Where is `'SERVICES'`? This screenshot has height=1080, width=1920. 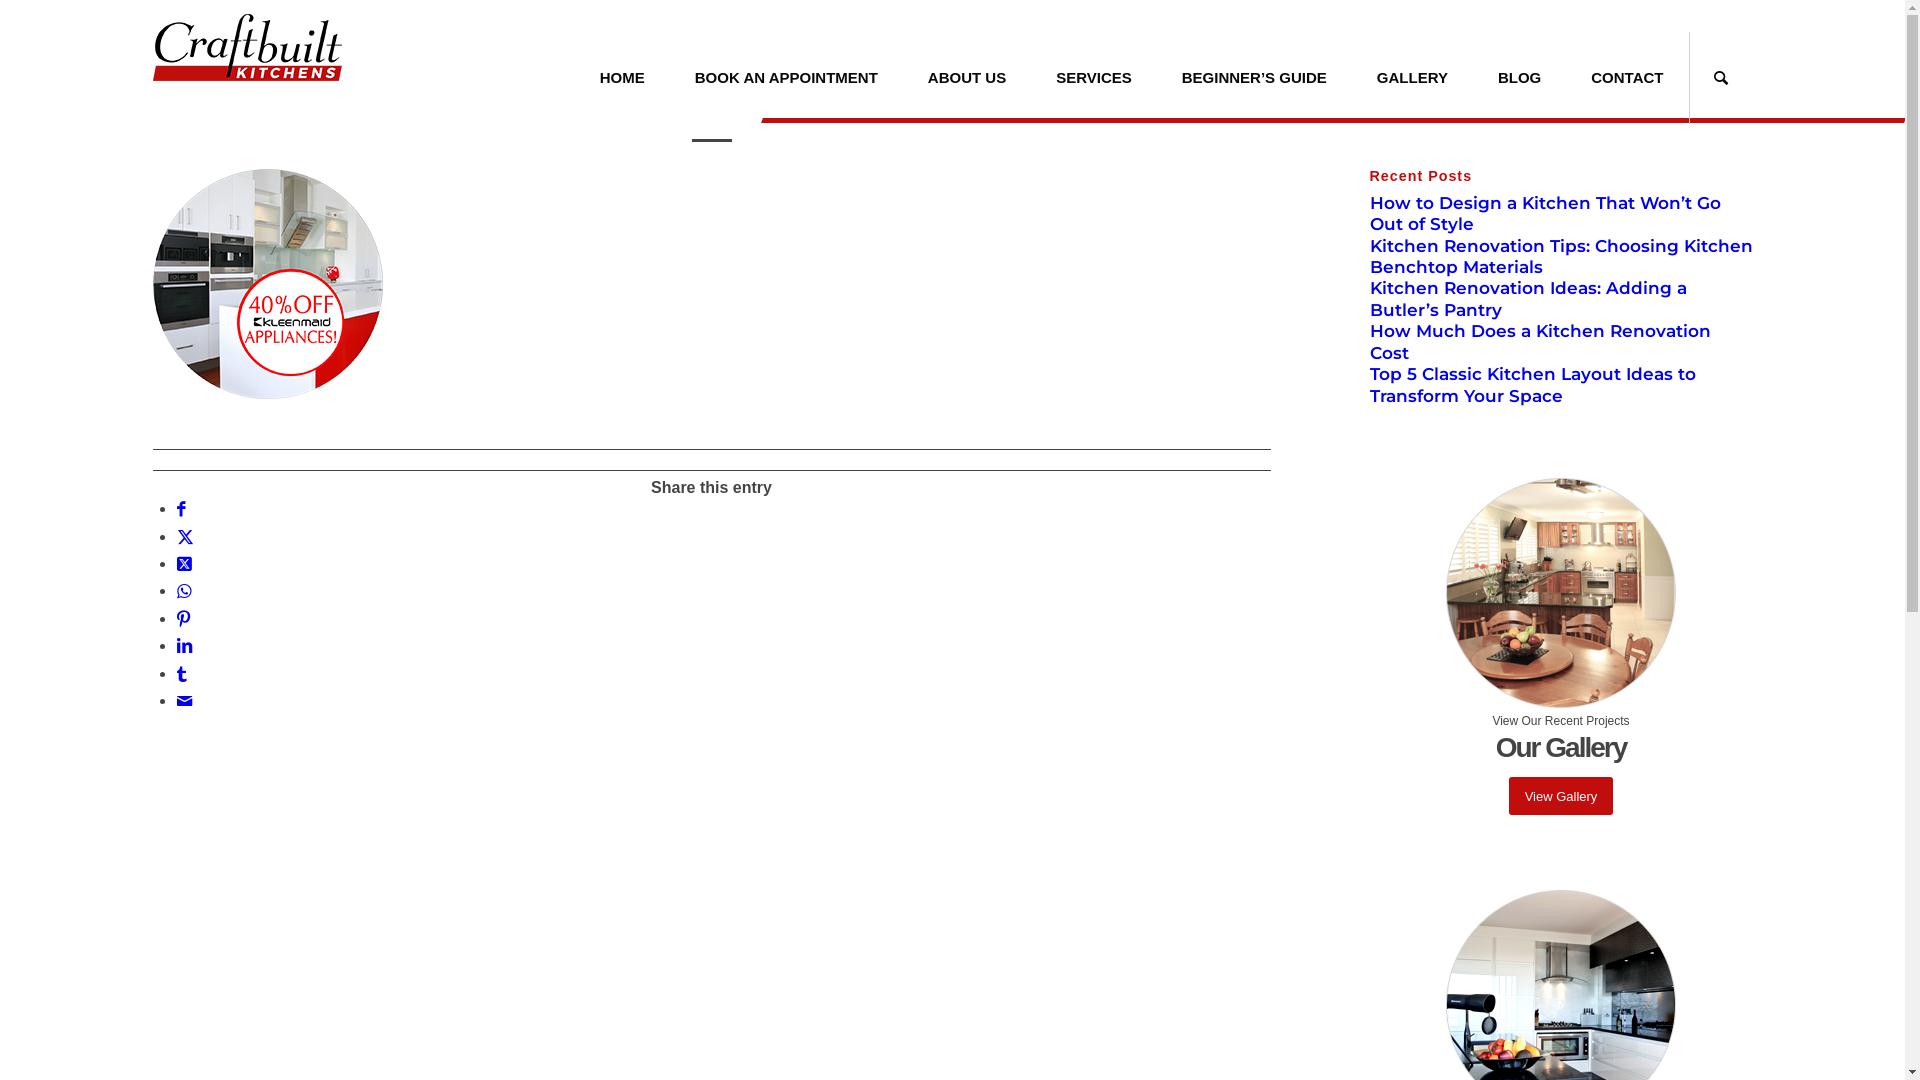 'SERVICES' is located at coordinates (1093, 76).